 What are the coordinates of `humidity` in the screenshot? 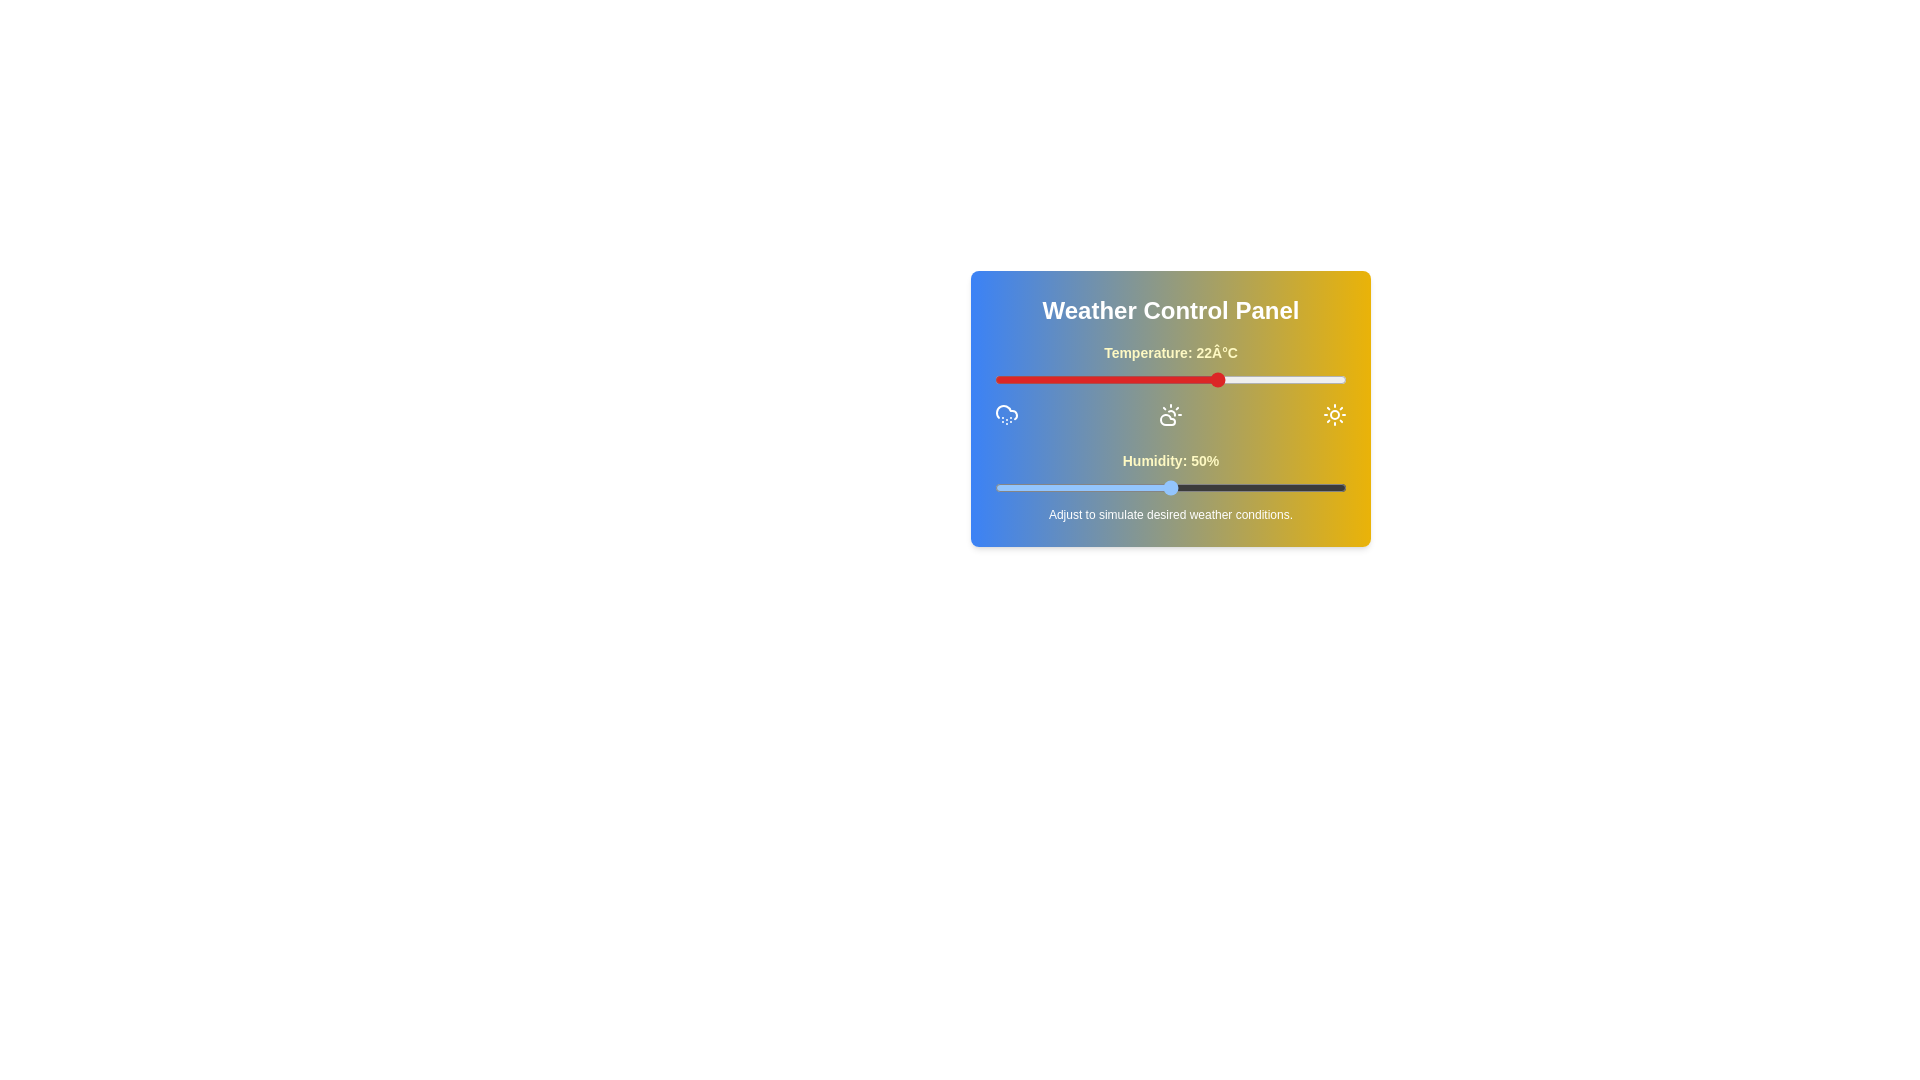 It's located at (1308, 488).